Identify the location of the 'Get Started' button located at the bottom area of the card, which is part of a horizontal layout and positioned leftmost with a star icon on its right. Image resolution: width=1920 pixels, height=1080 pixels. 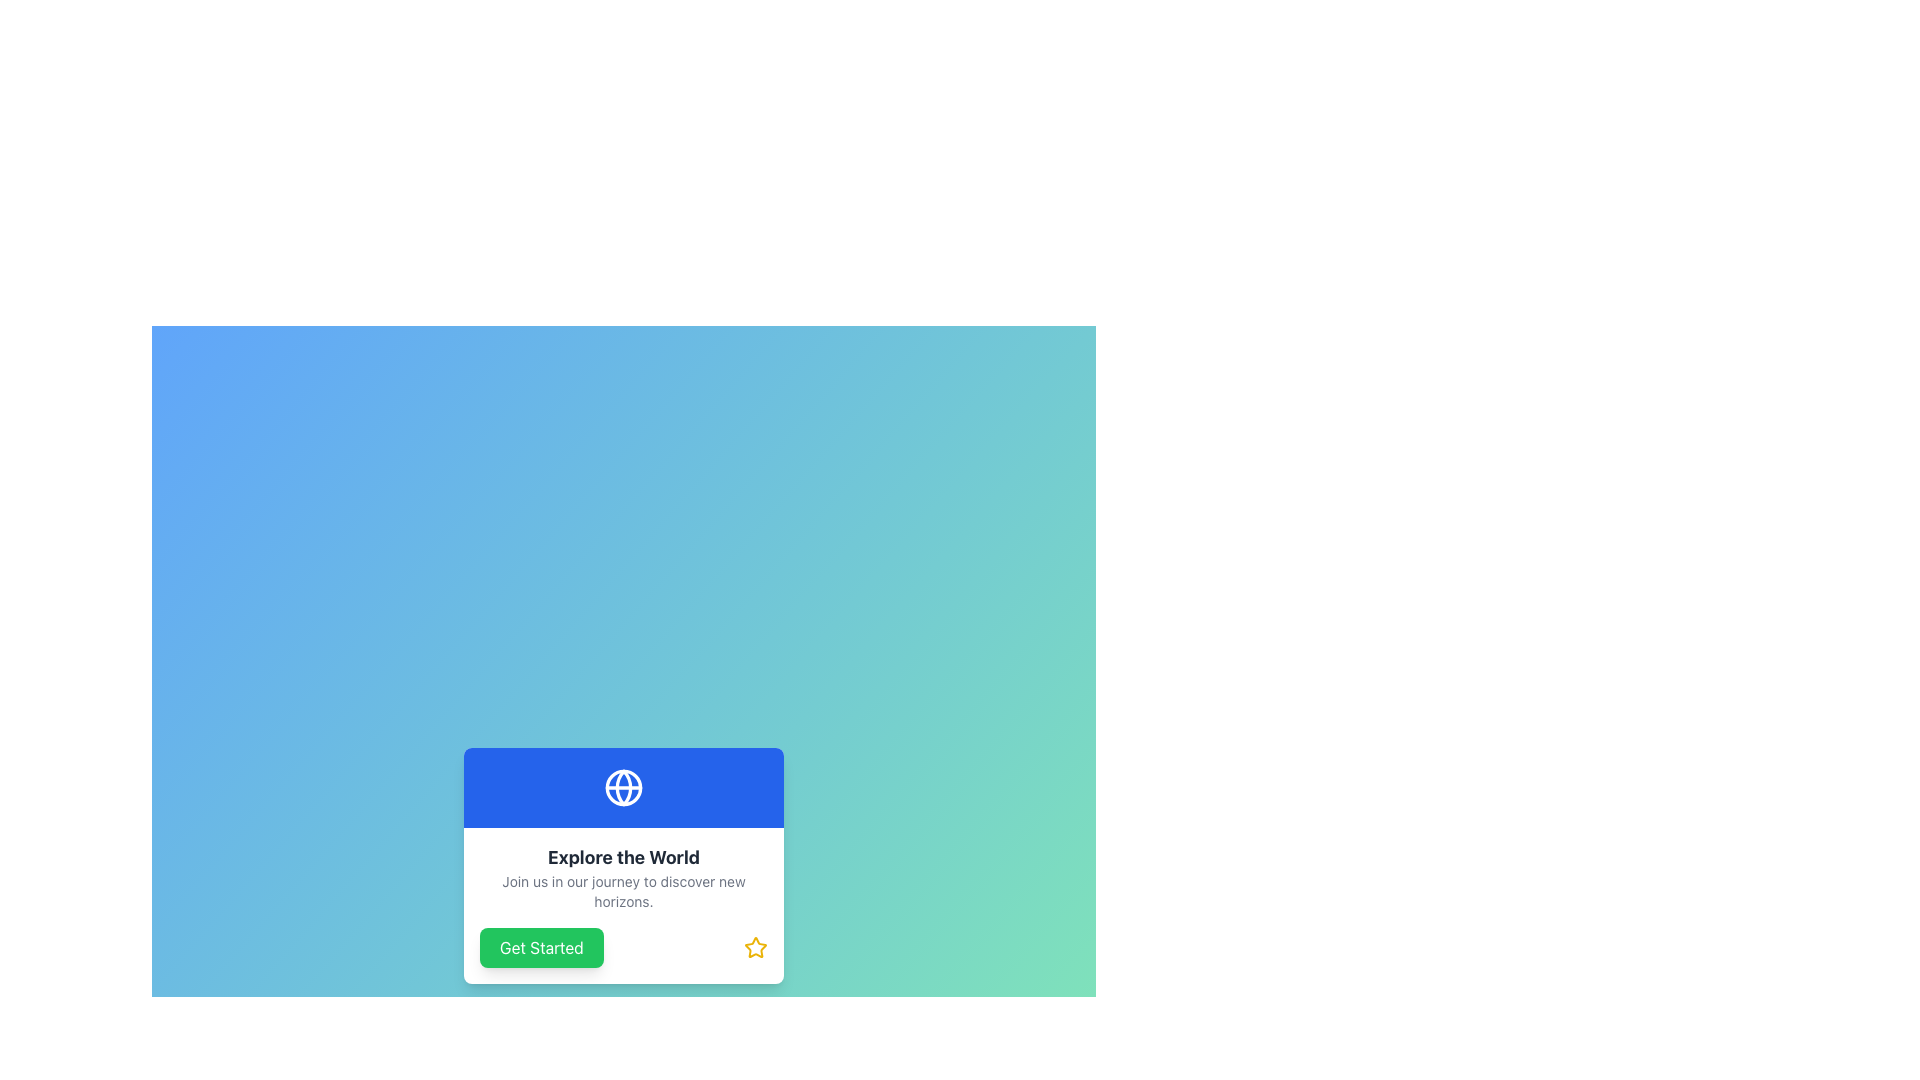
(541, 947).